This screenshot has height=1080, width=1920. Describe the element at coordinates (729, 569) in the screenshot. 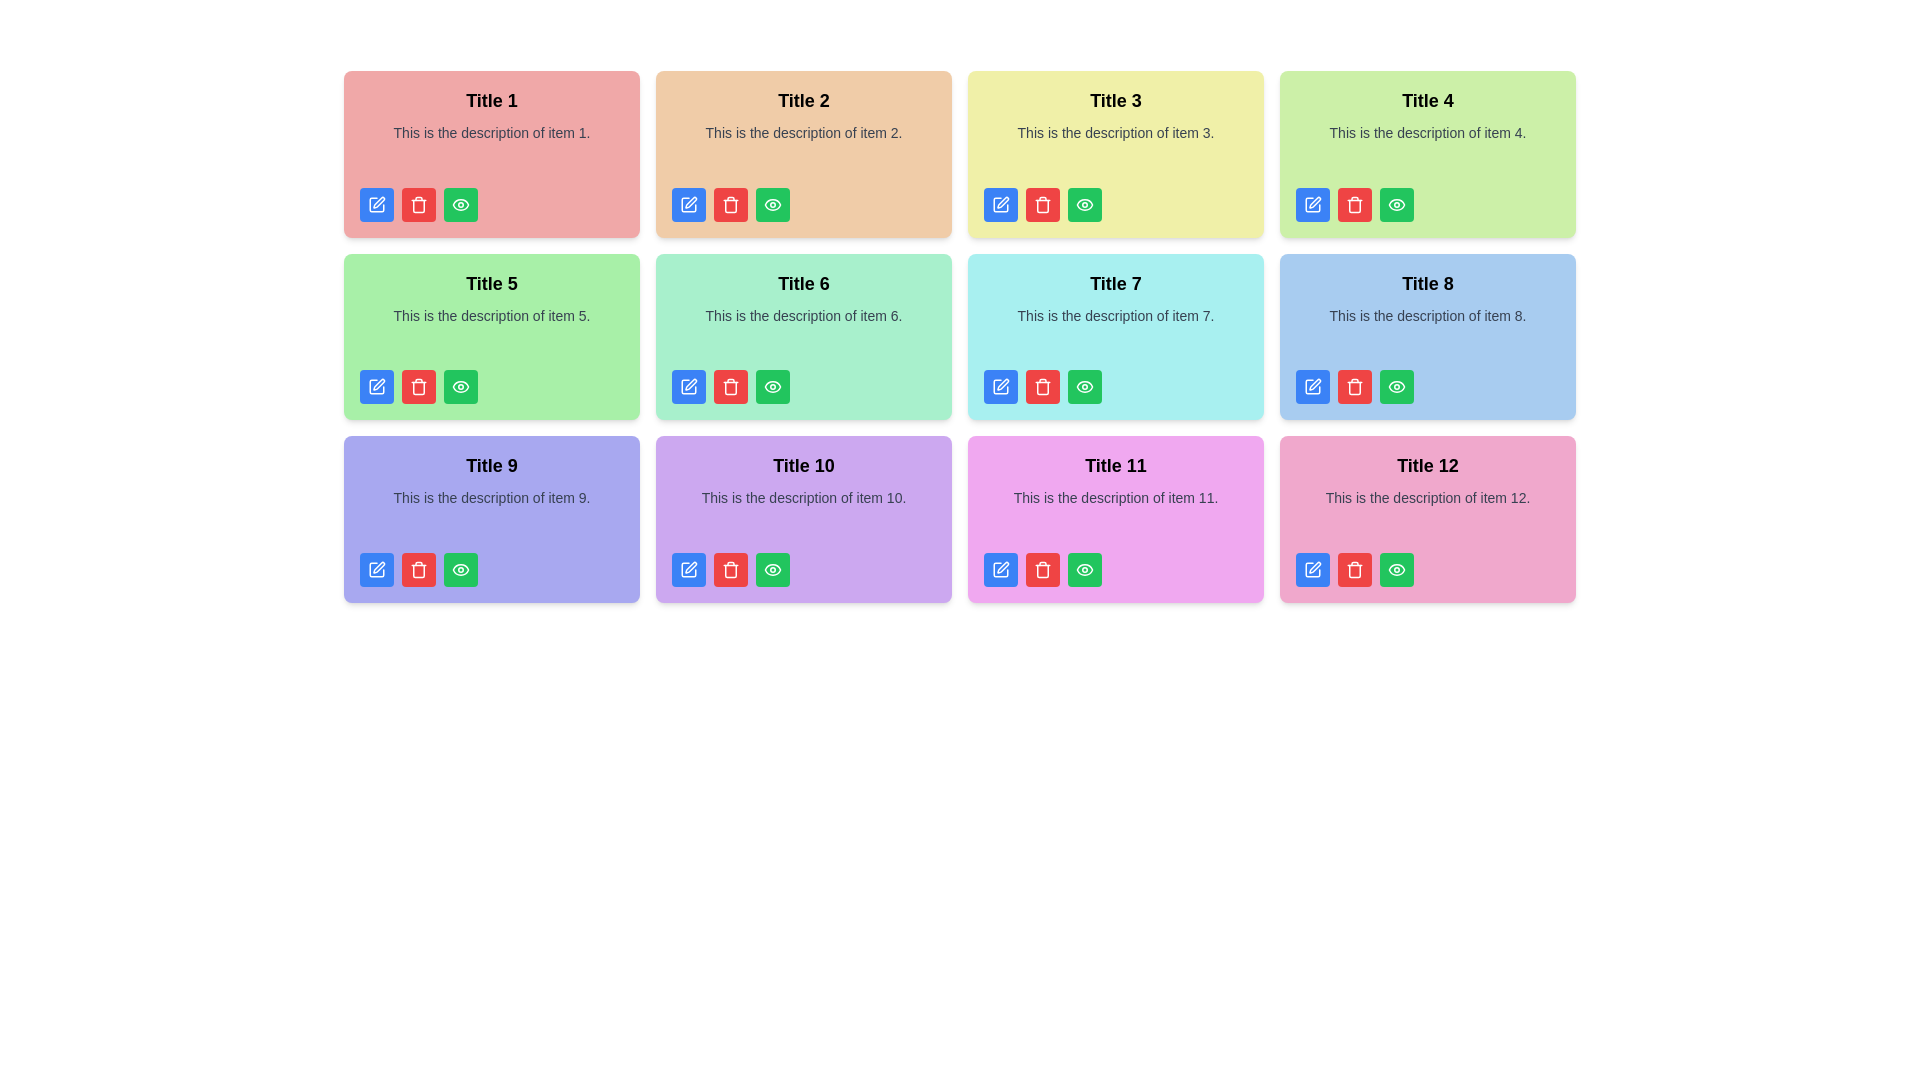

I see `the trash can button with a red background to initiate the delete action` at that location.